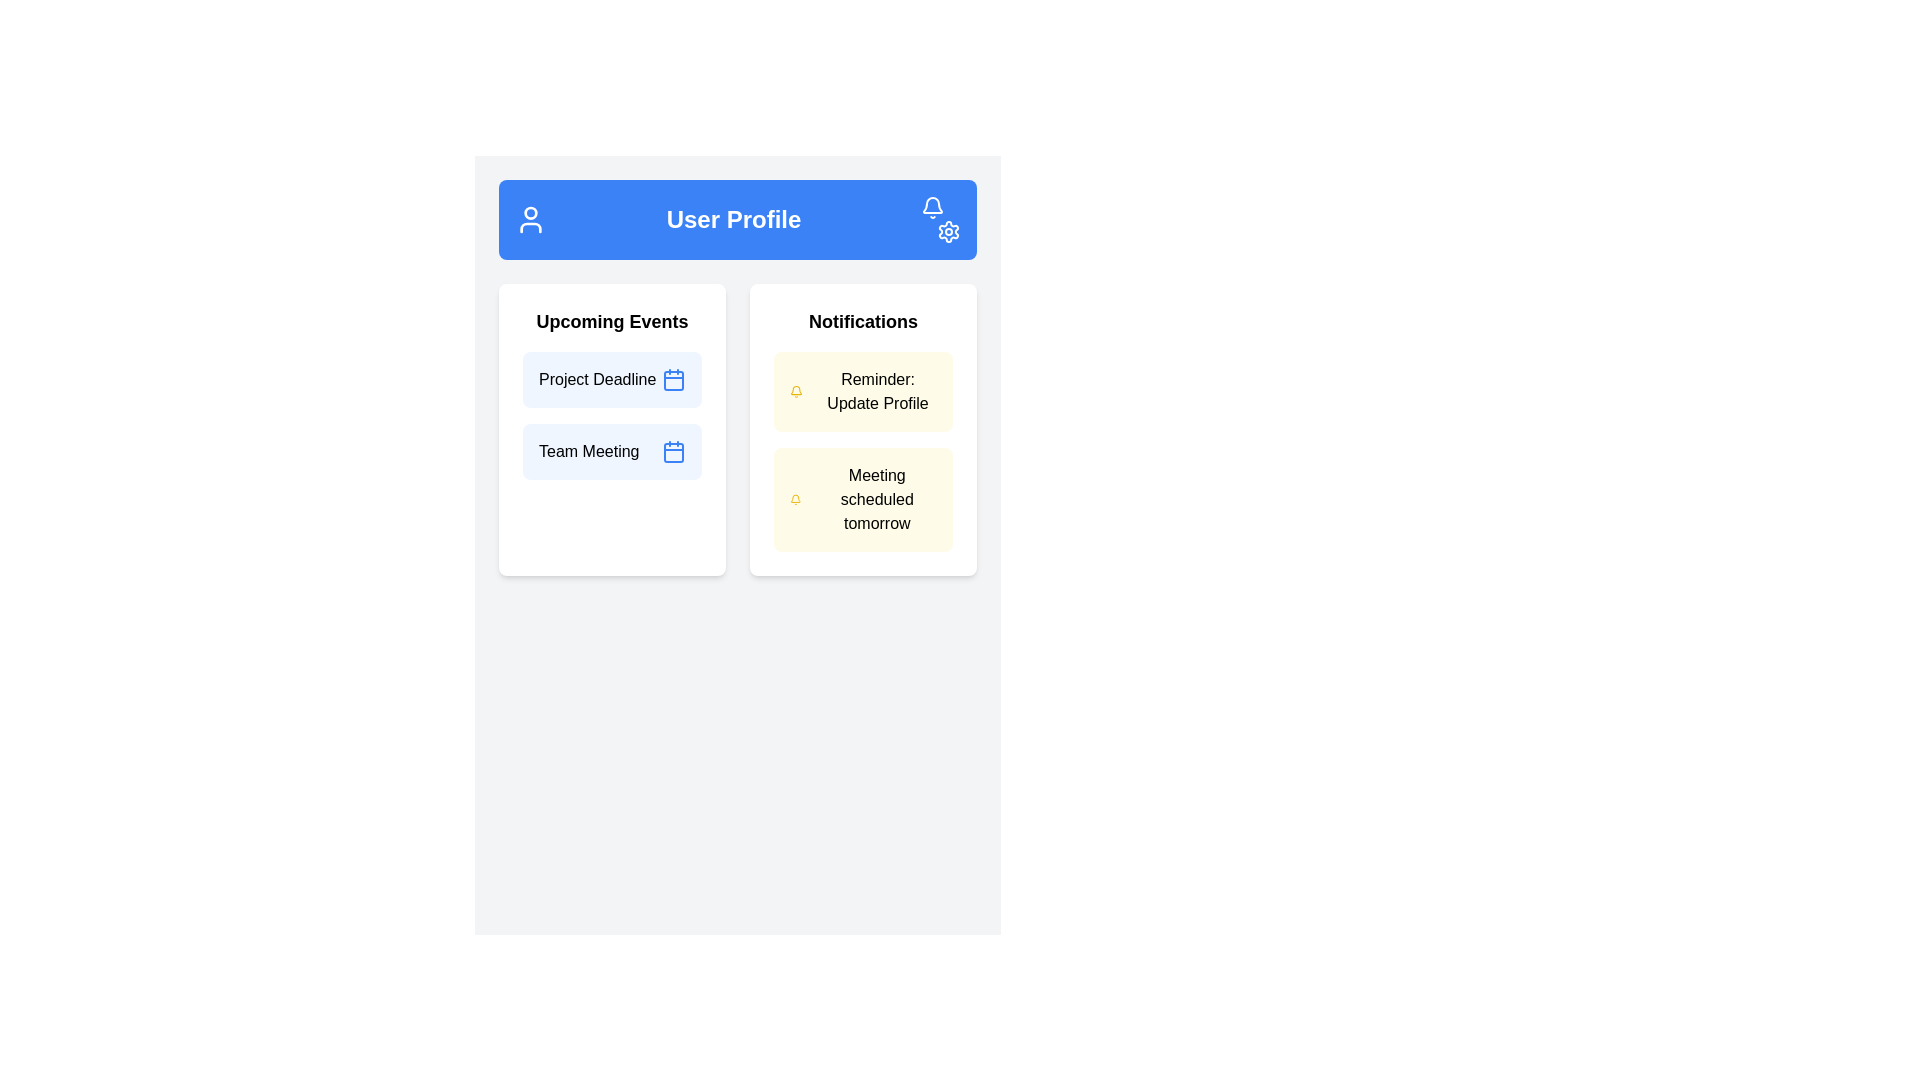  Describe the element at coordinates (531, 212) in the screenshot. I see `the circle part of the user avatar icon located at the center-top area of the icon within the header bar, adjacent to the 'User Profile' text` at that location.